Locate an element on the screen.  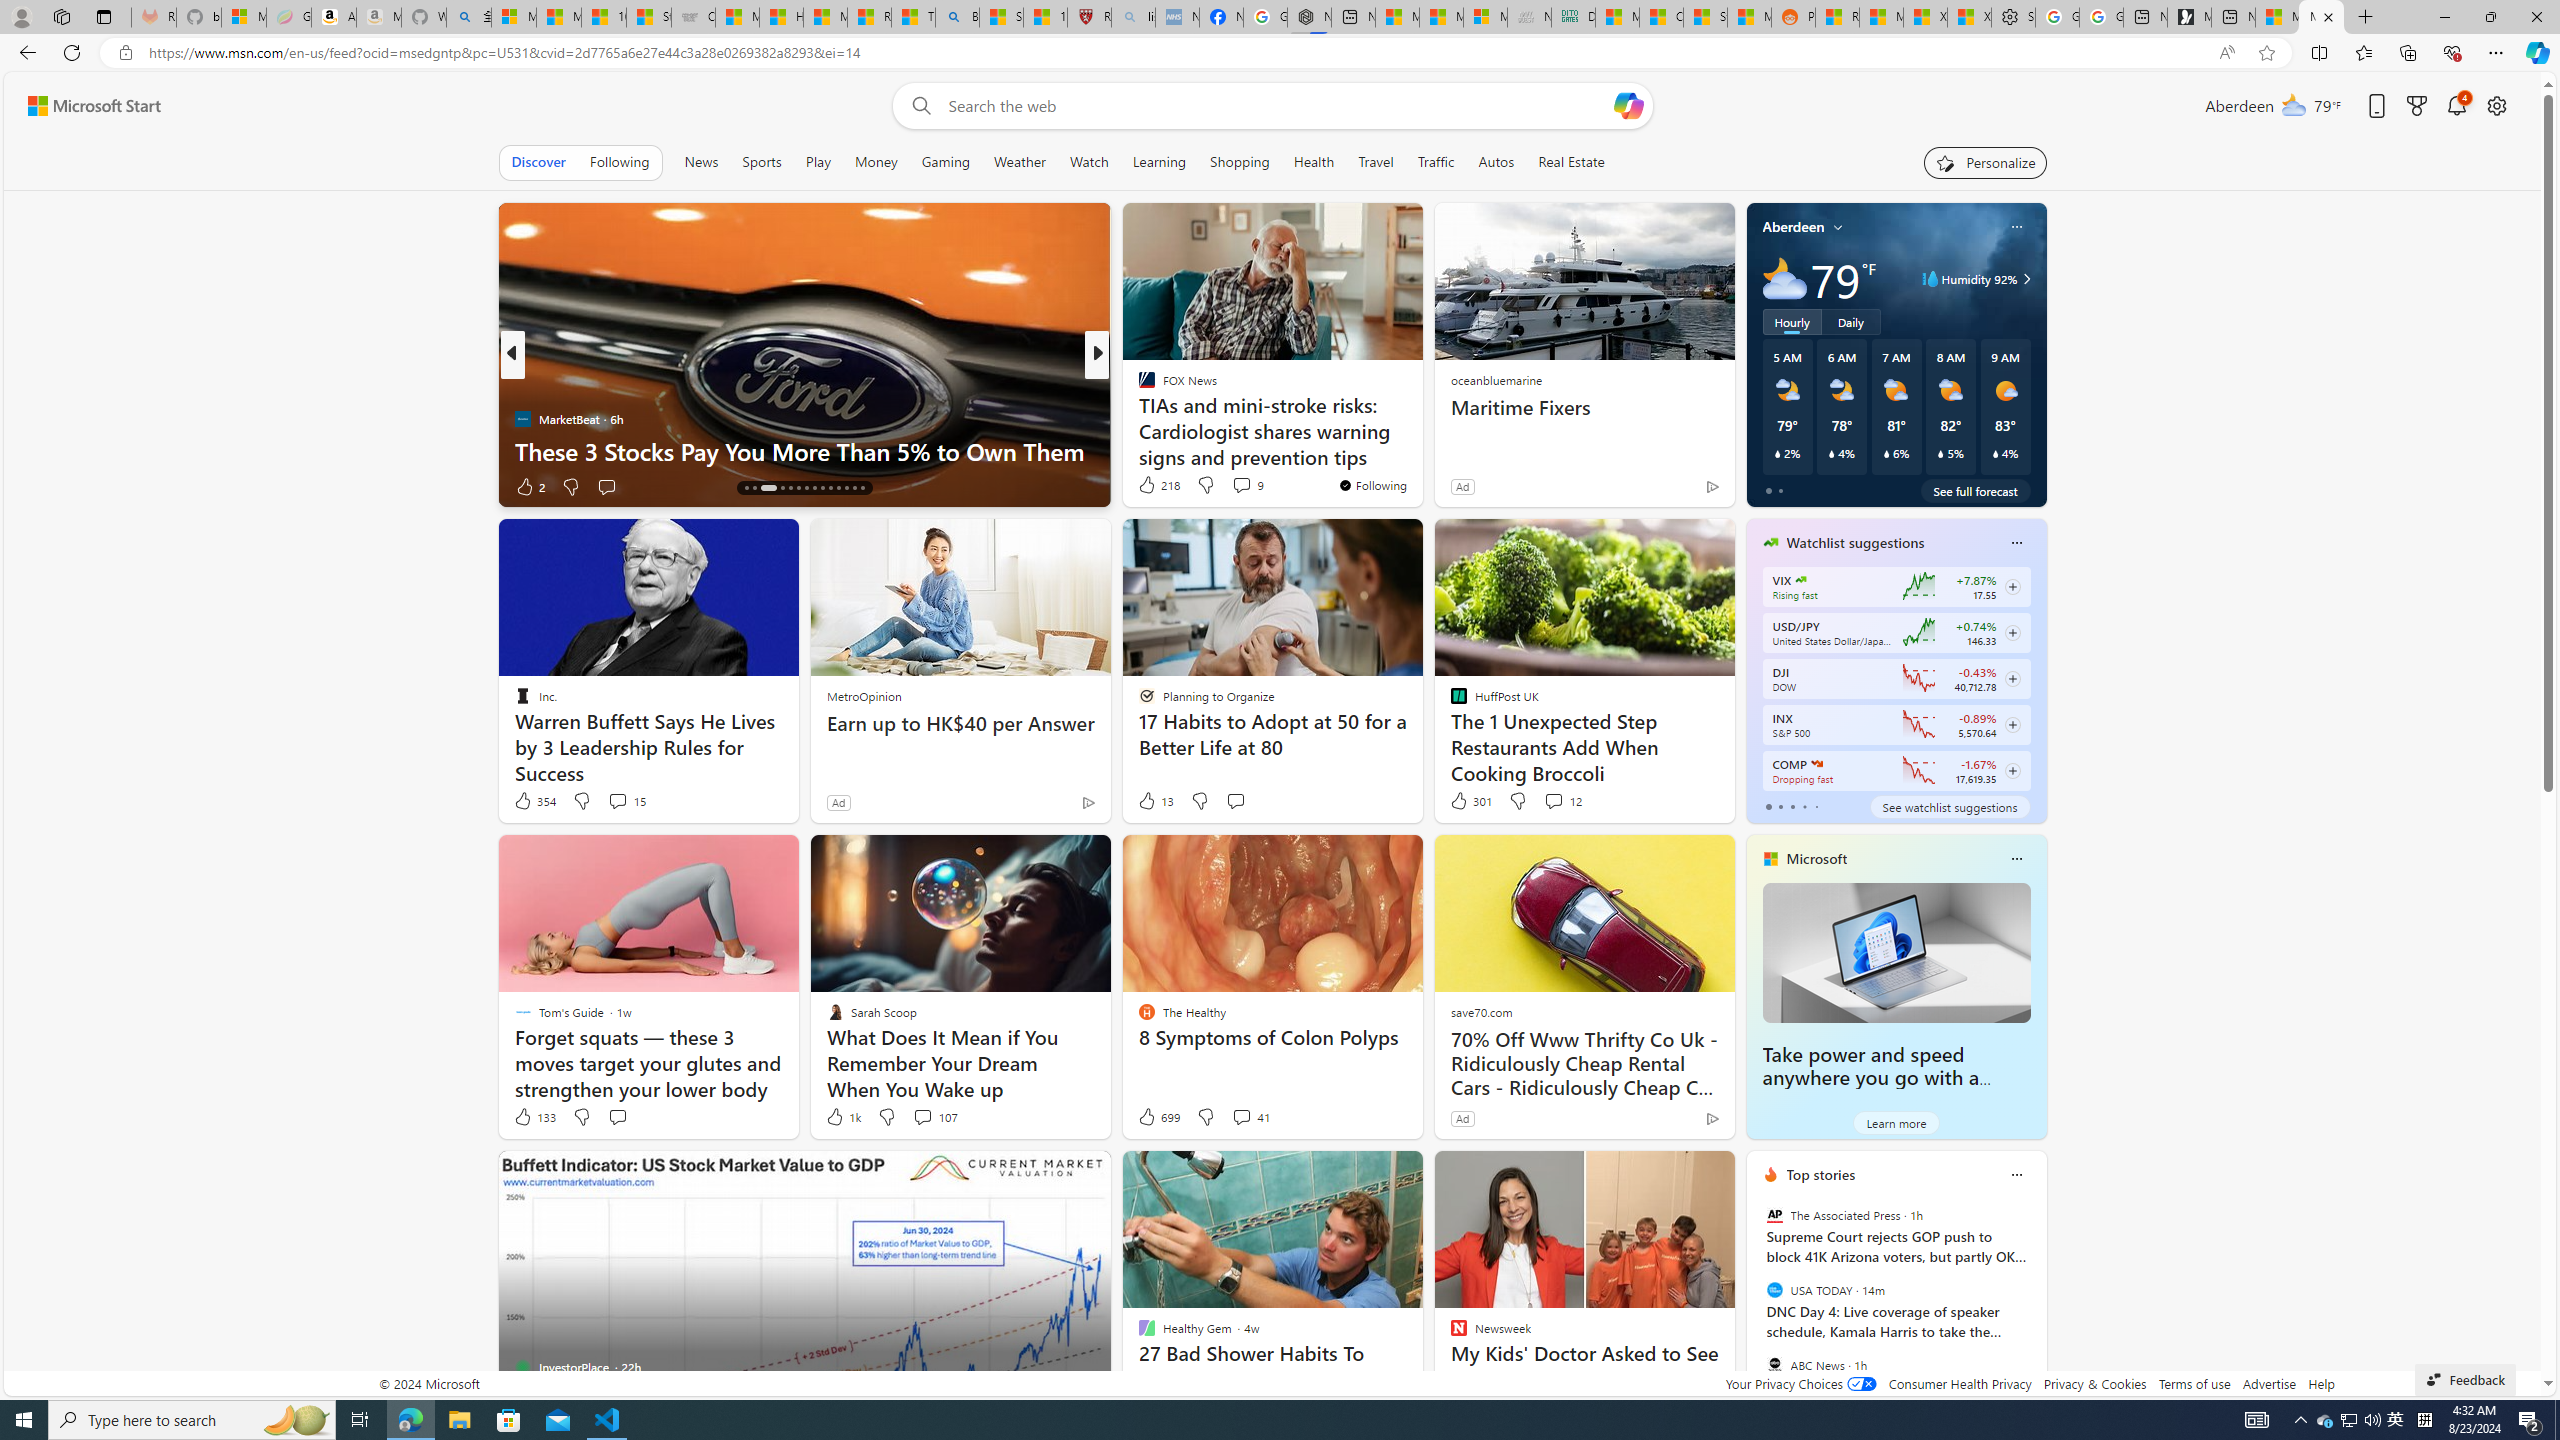
'Bing' is located at coordinates (957, 16).